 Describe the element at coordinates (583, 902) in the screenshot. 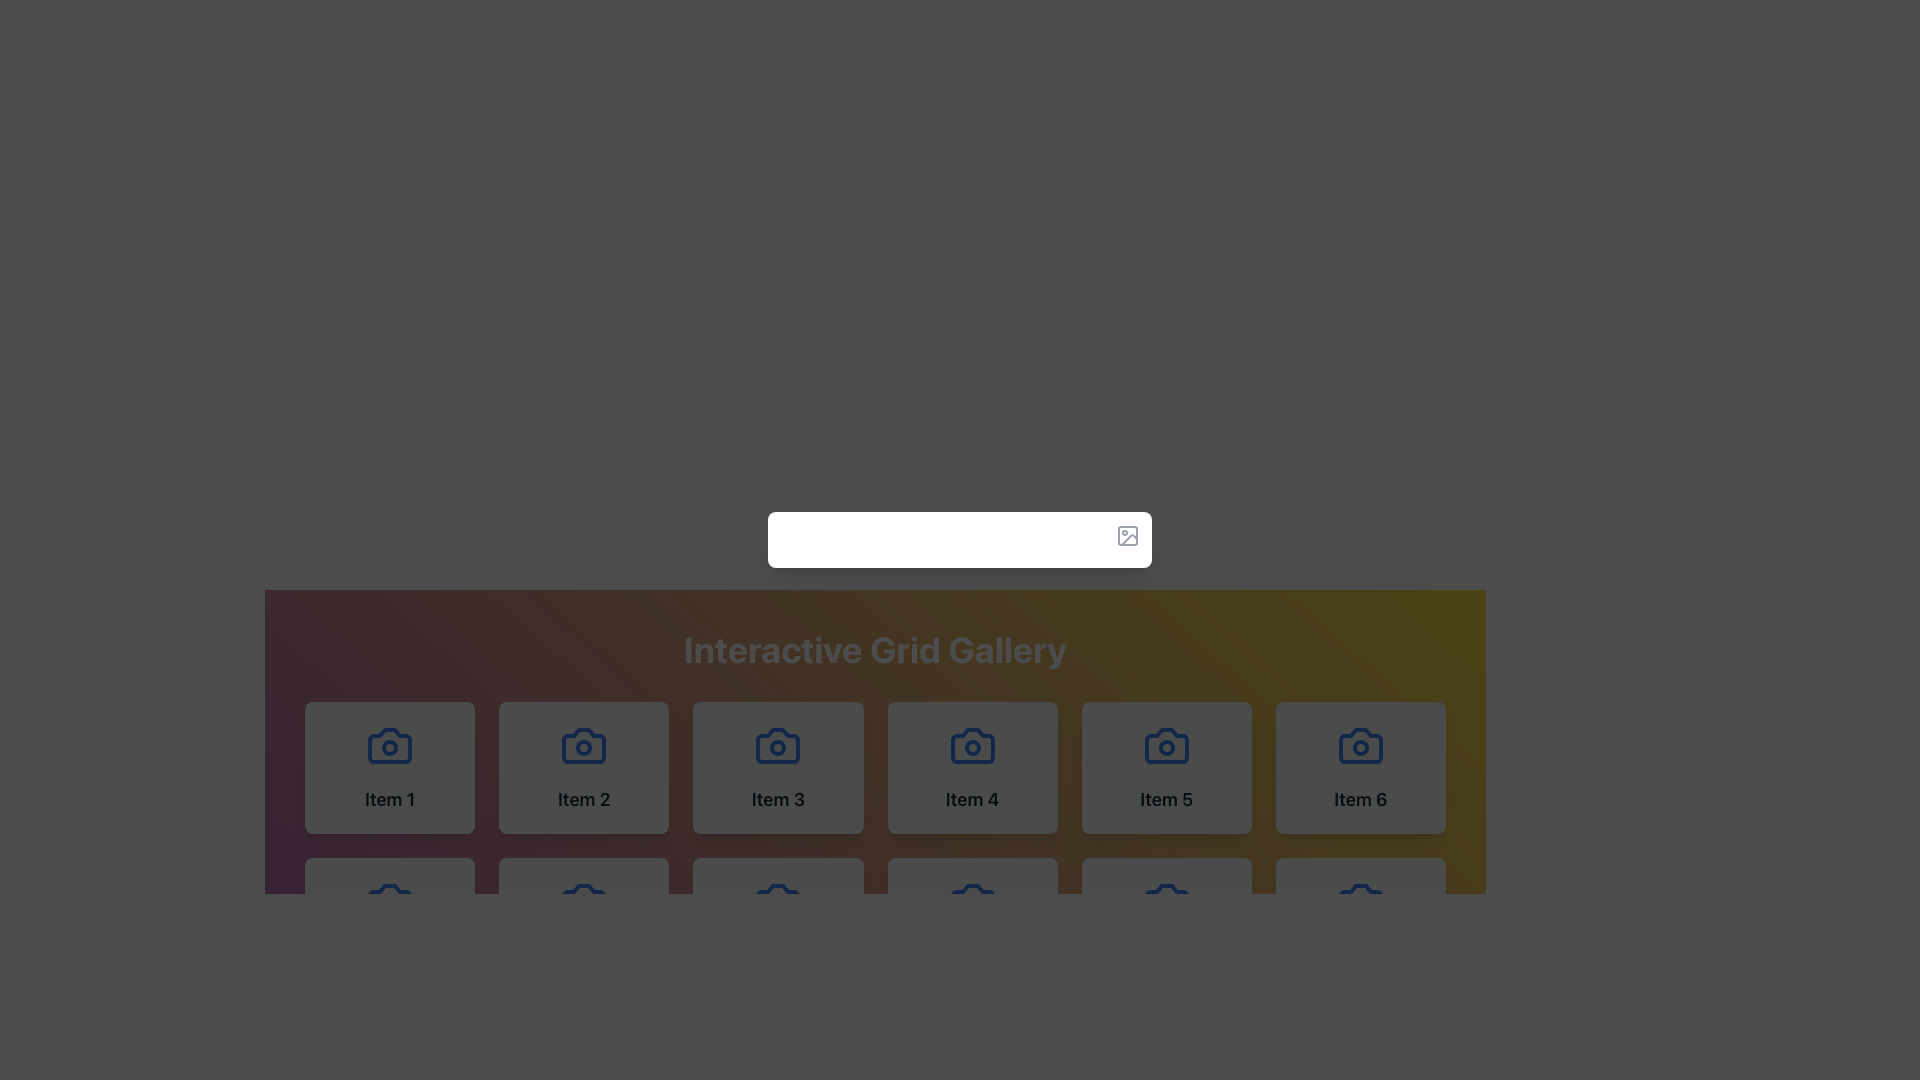

I see `the camera icon element located above the text 'Item 8' in the grid layout for further examination` at that location.